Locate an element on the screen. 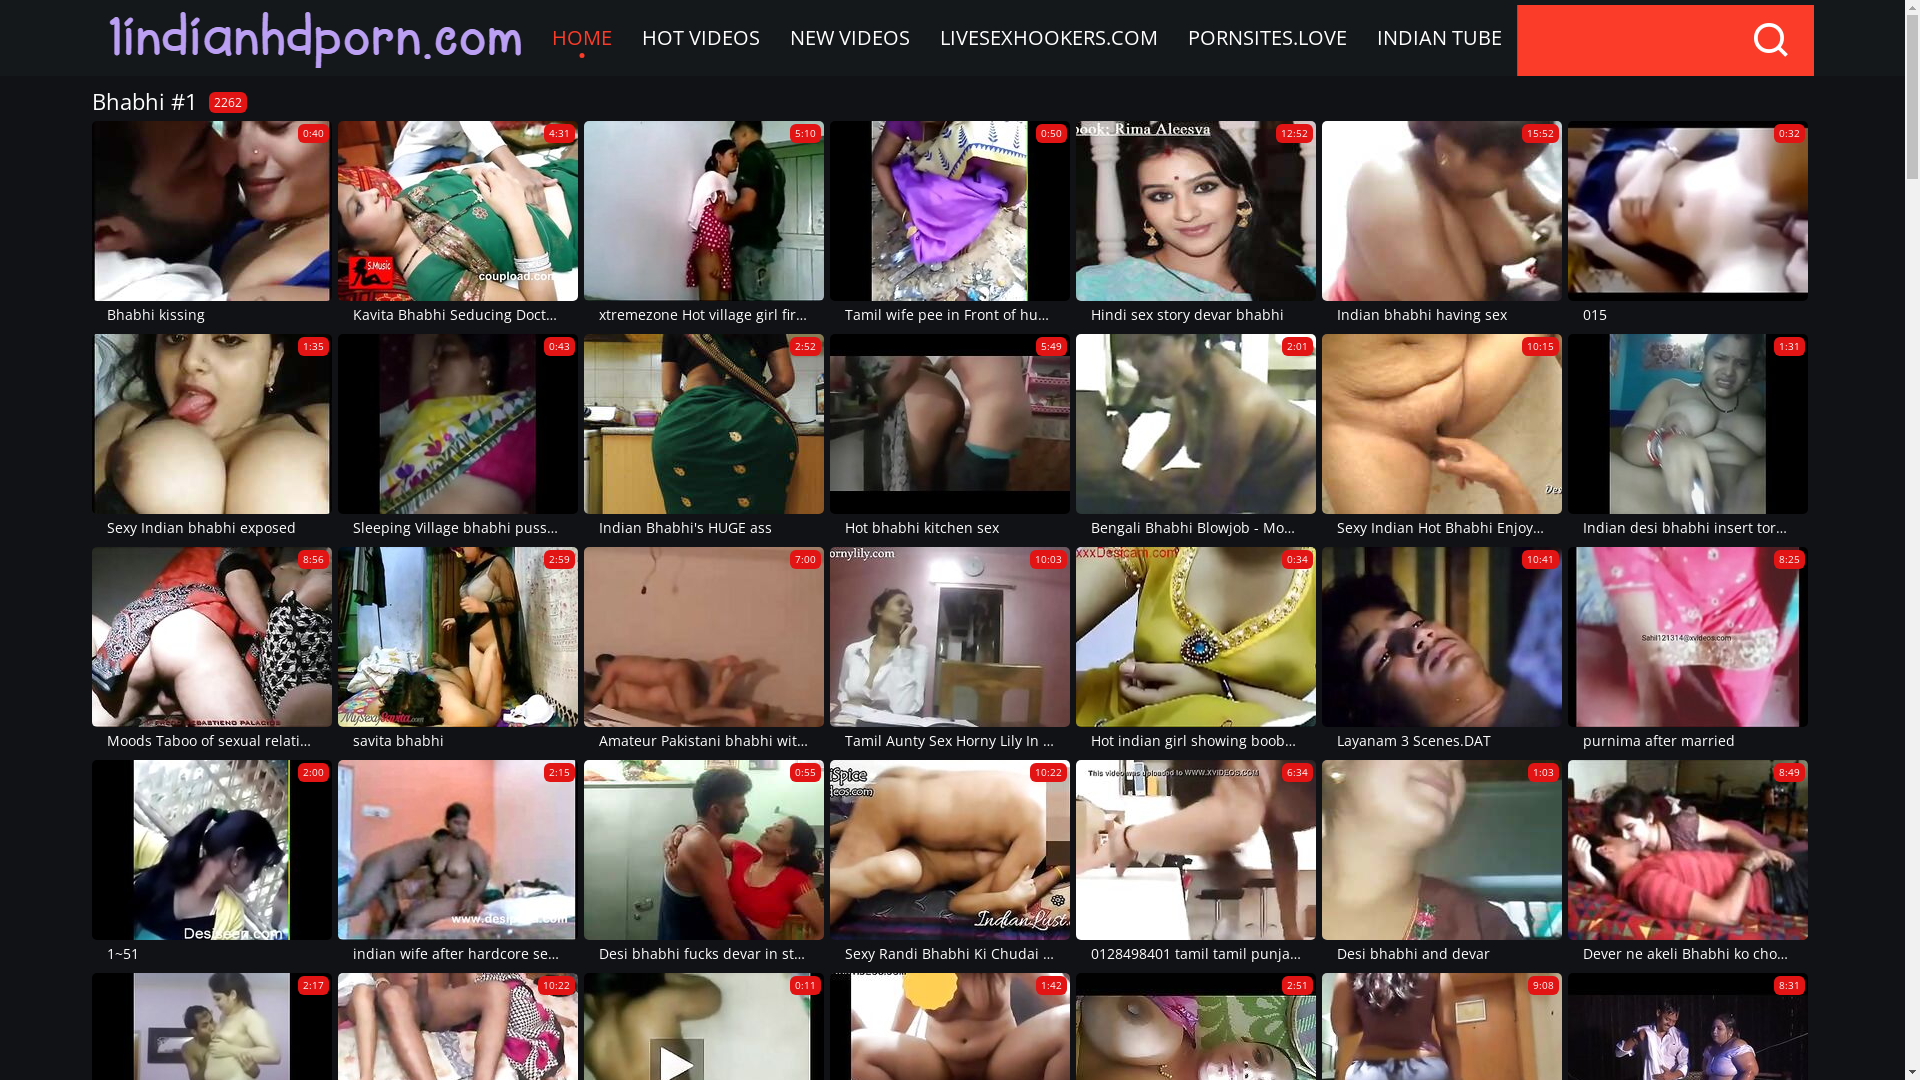  '0:55 is located at coordinates (583, 862).